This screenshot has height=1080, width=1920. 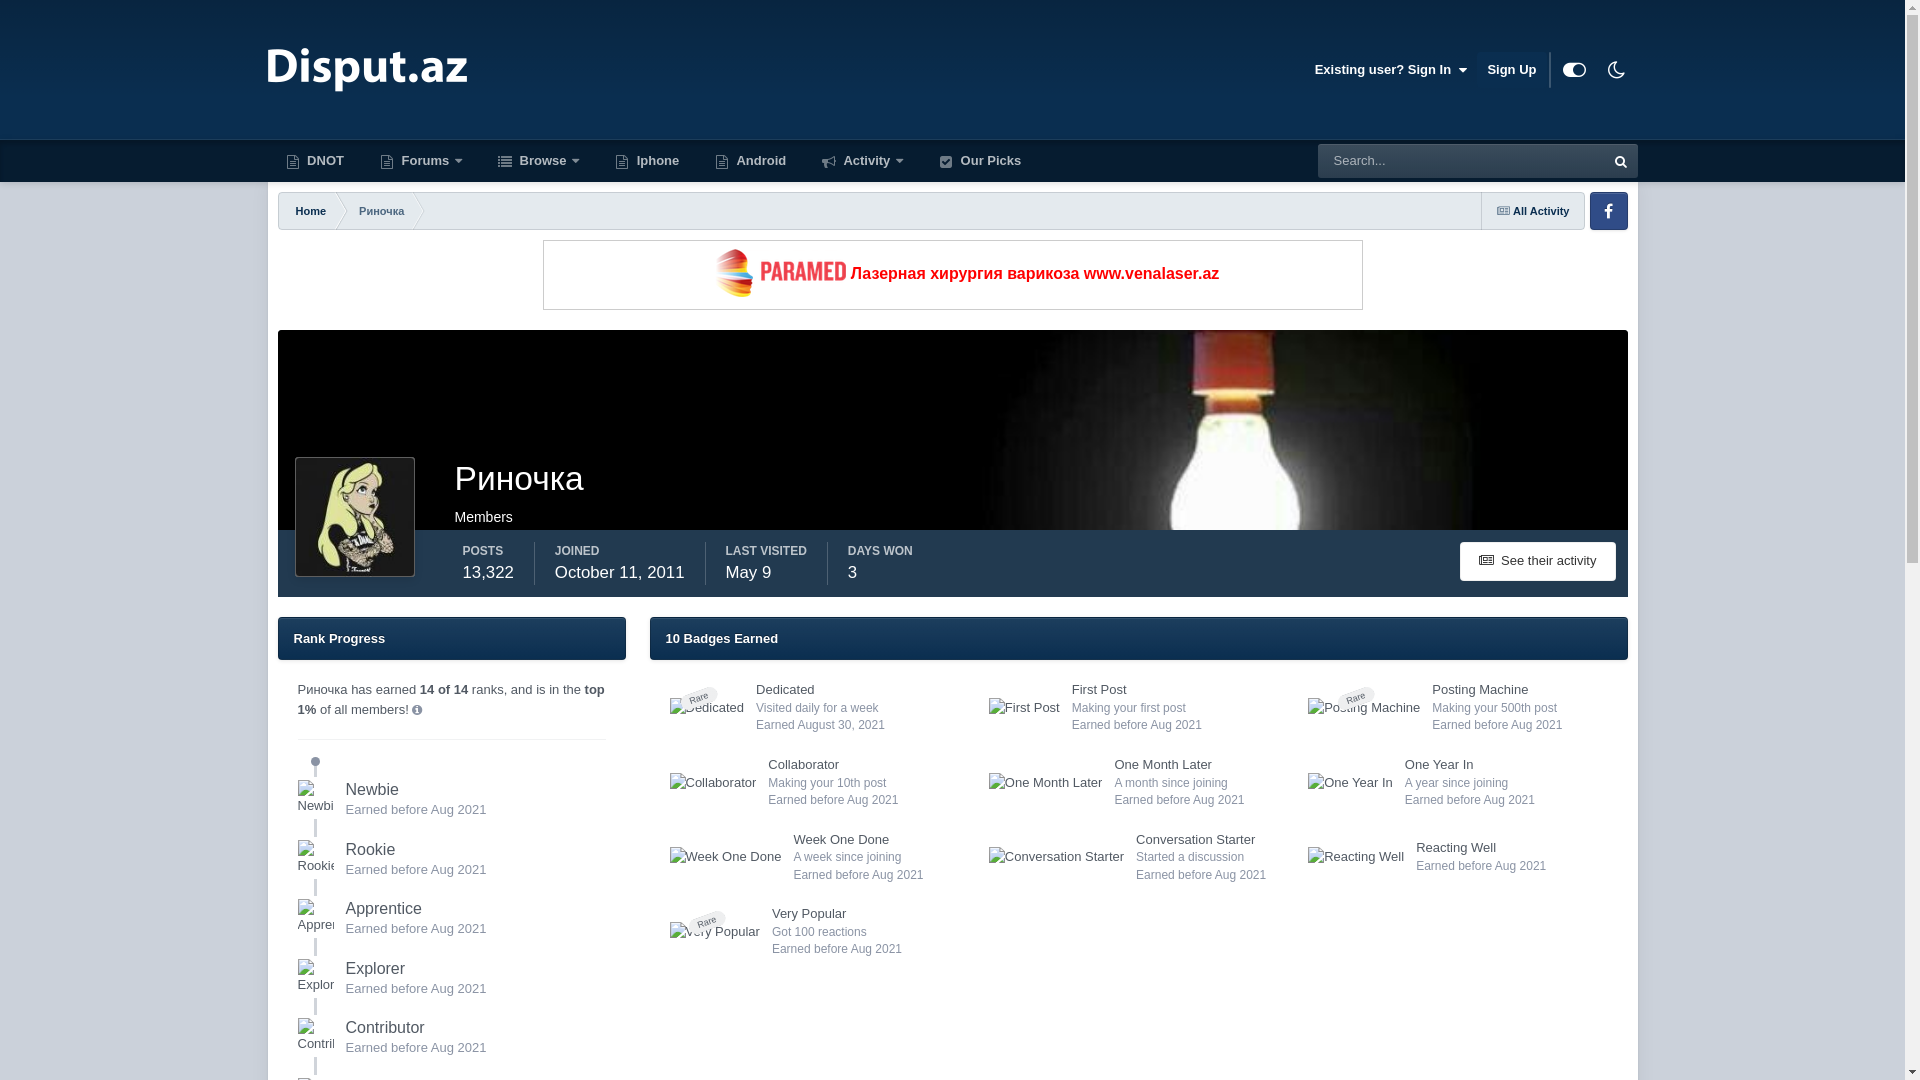 What do you see at coordinates (309, 211) in the screenshot?
I see `'Home'` at bounding box center [309, 211].